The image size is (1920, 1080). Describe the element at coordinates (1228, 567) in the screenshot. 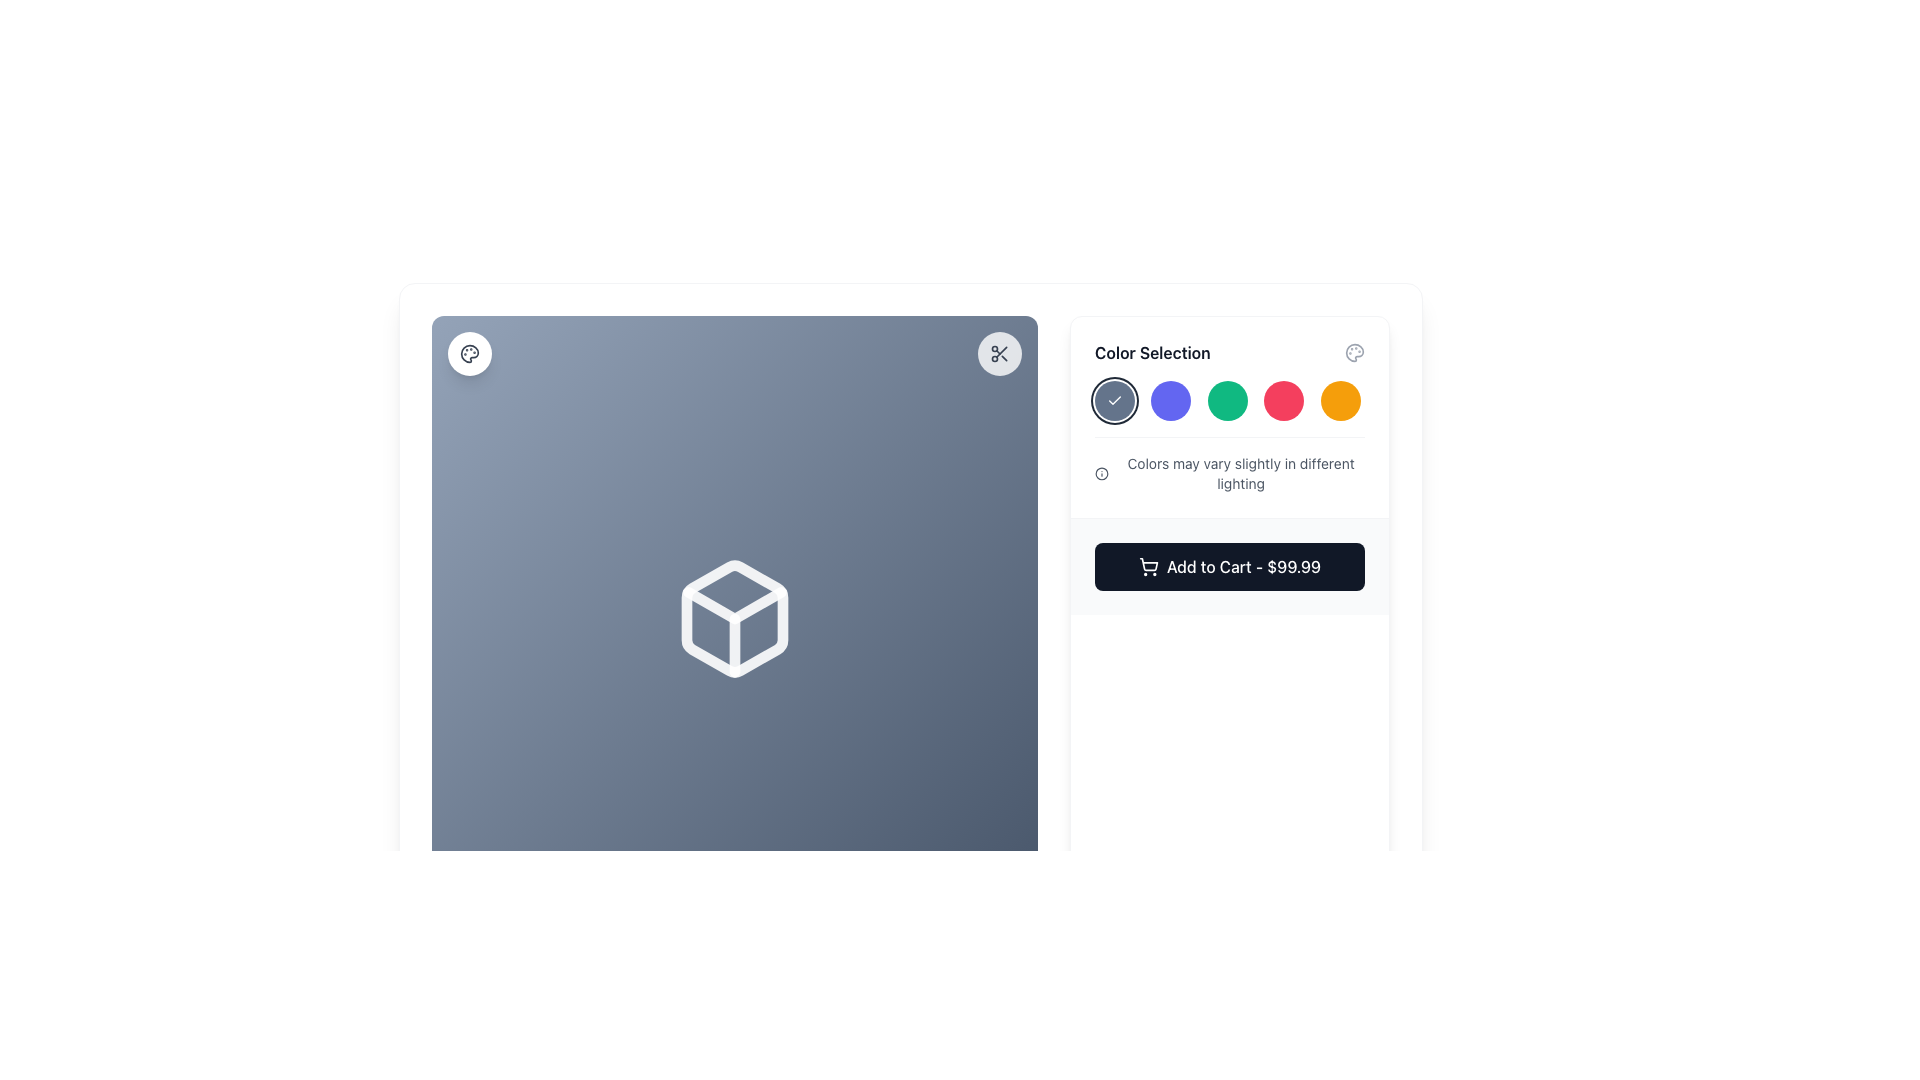

I see `the button with a dark gray background and white text that allows users to add an item priced at $99.99 to their shopping cart` at that location.